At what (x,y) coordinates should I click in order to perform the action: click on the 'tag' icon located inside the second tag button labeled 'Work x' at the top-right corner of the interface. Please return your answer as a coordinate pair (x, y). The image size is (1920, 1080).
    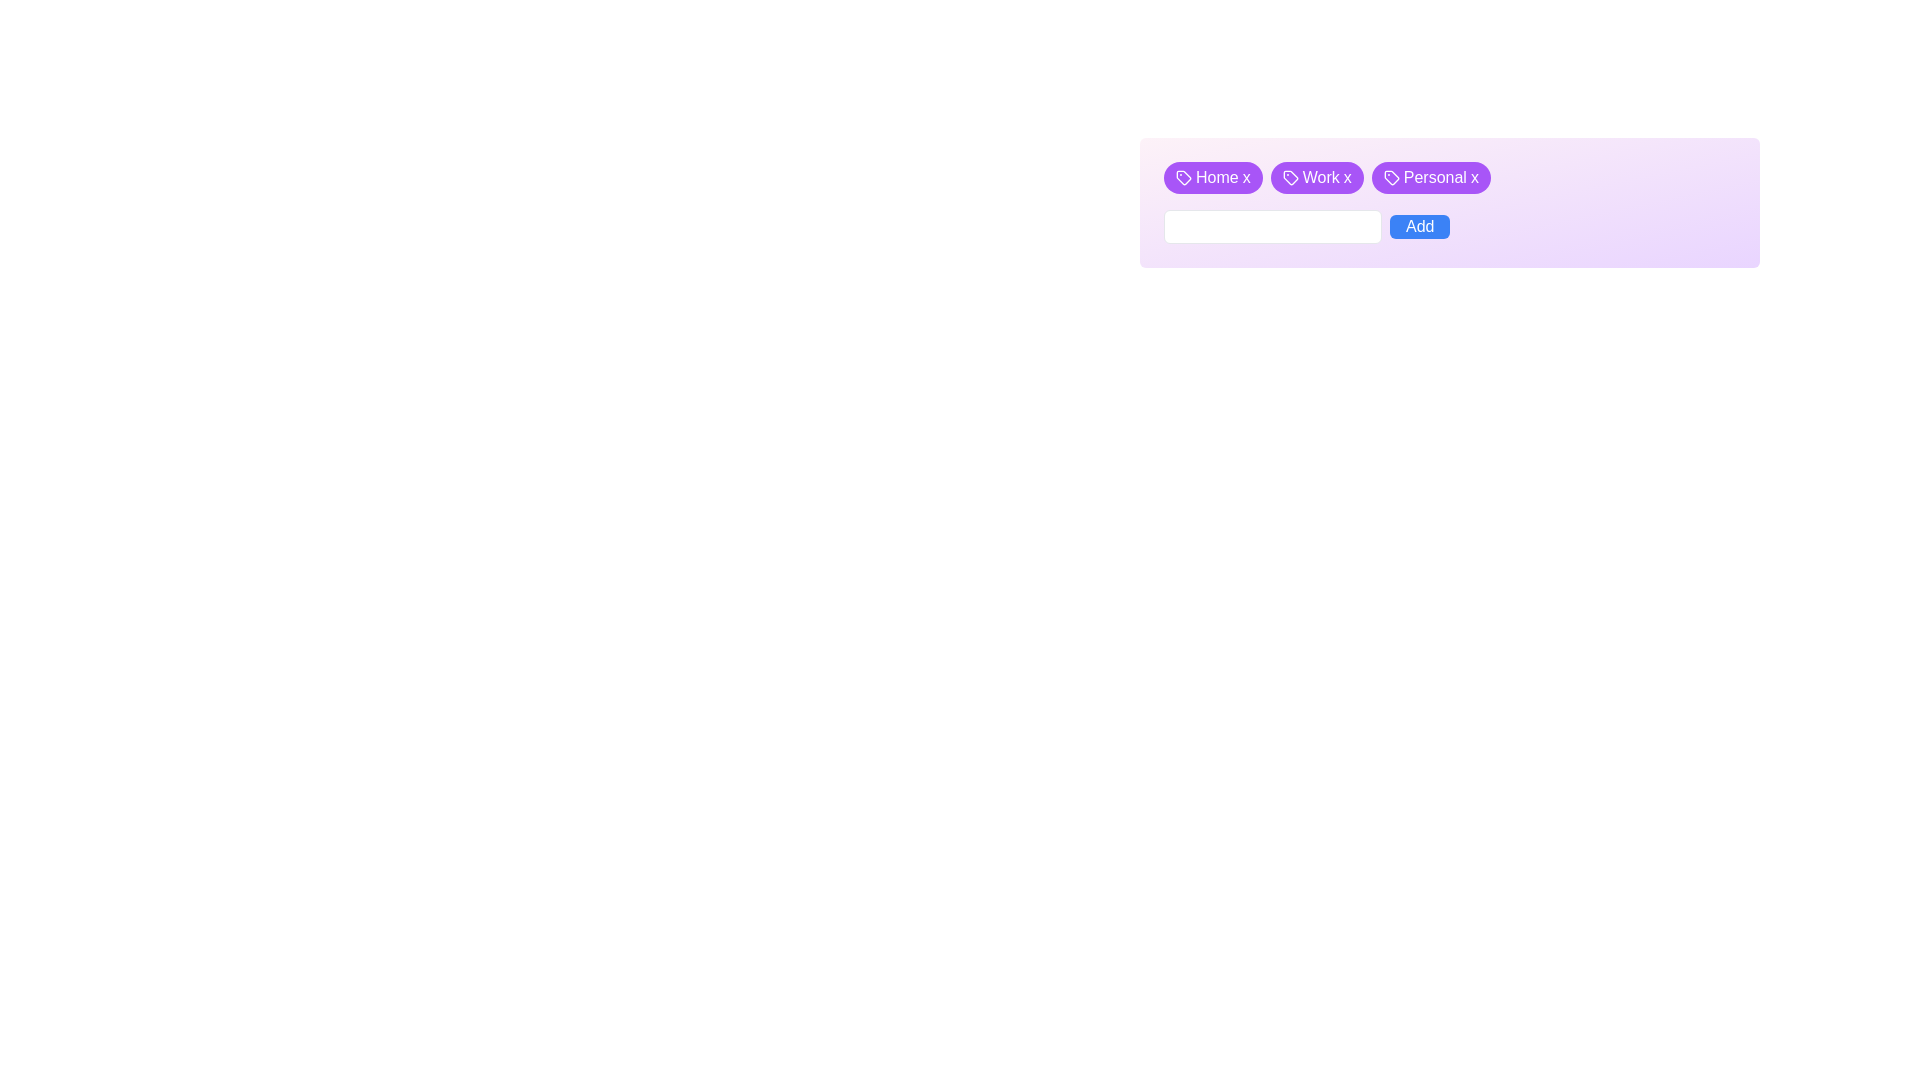
    Looking at the image, I should click on (1290, 176).